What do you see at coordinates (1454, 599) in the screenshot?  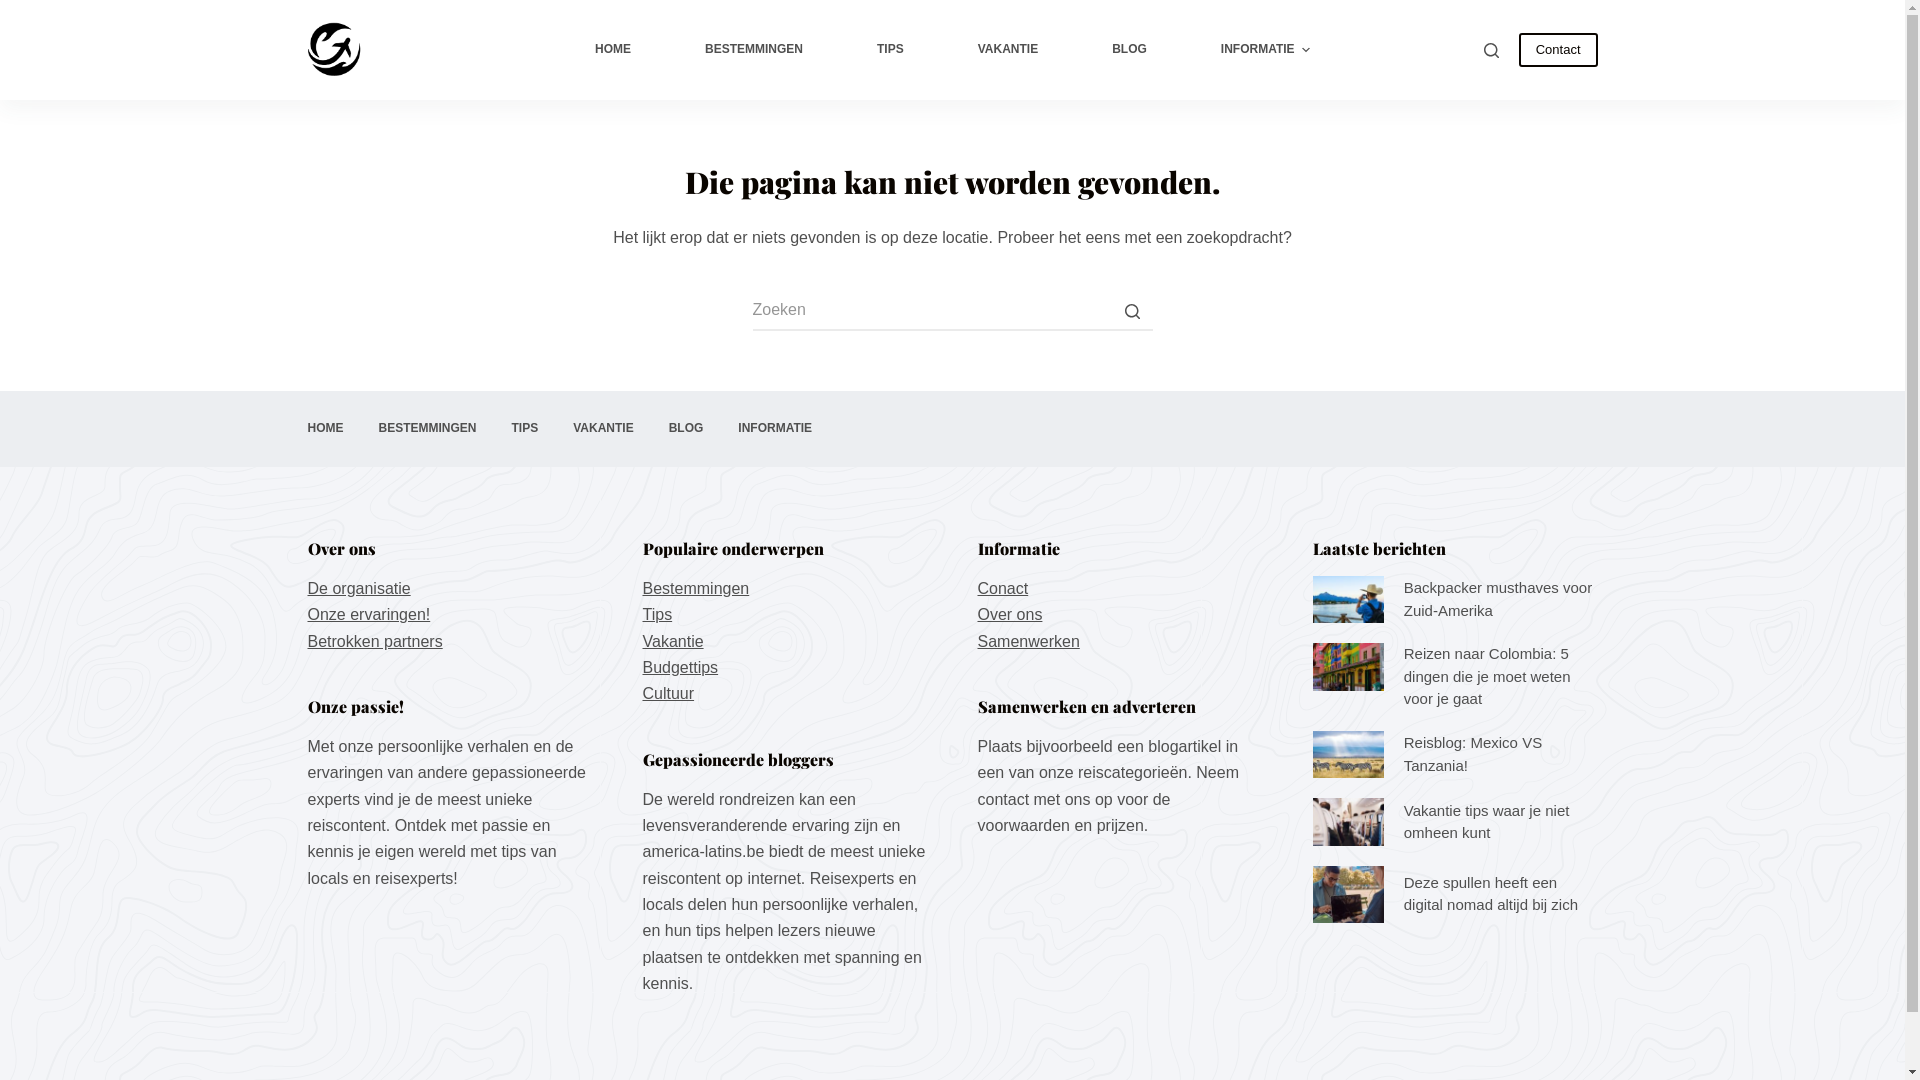 I see `'Backpacker musthaves voor Zuid-Amerika'` at bounding box center [1454, 599].